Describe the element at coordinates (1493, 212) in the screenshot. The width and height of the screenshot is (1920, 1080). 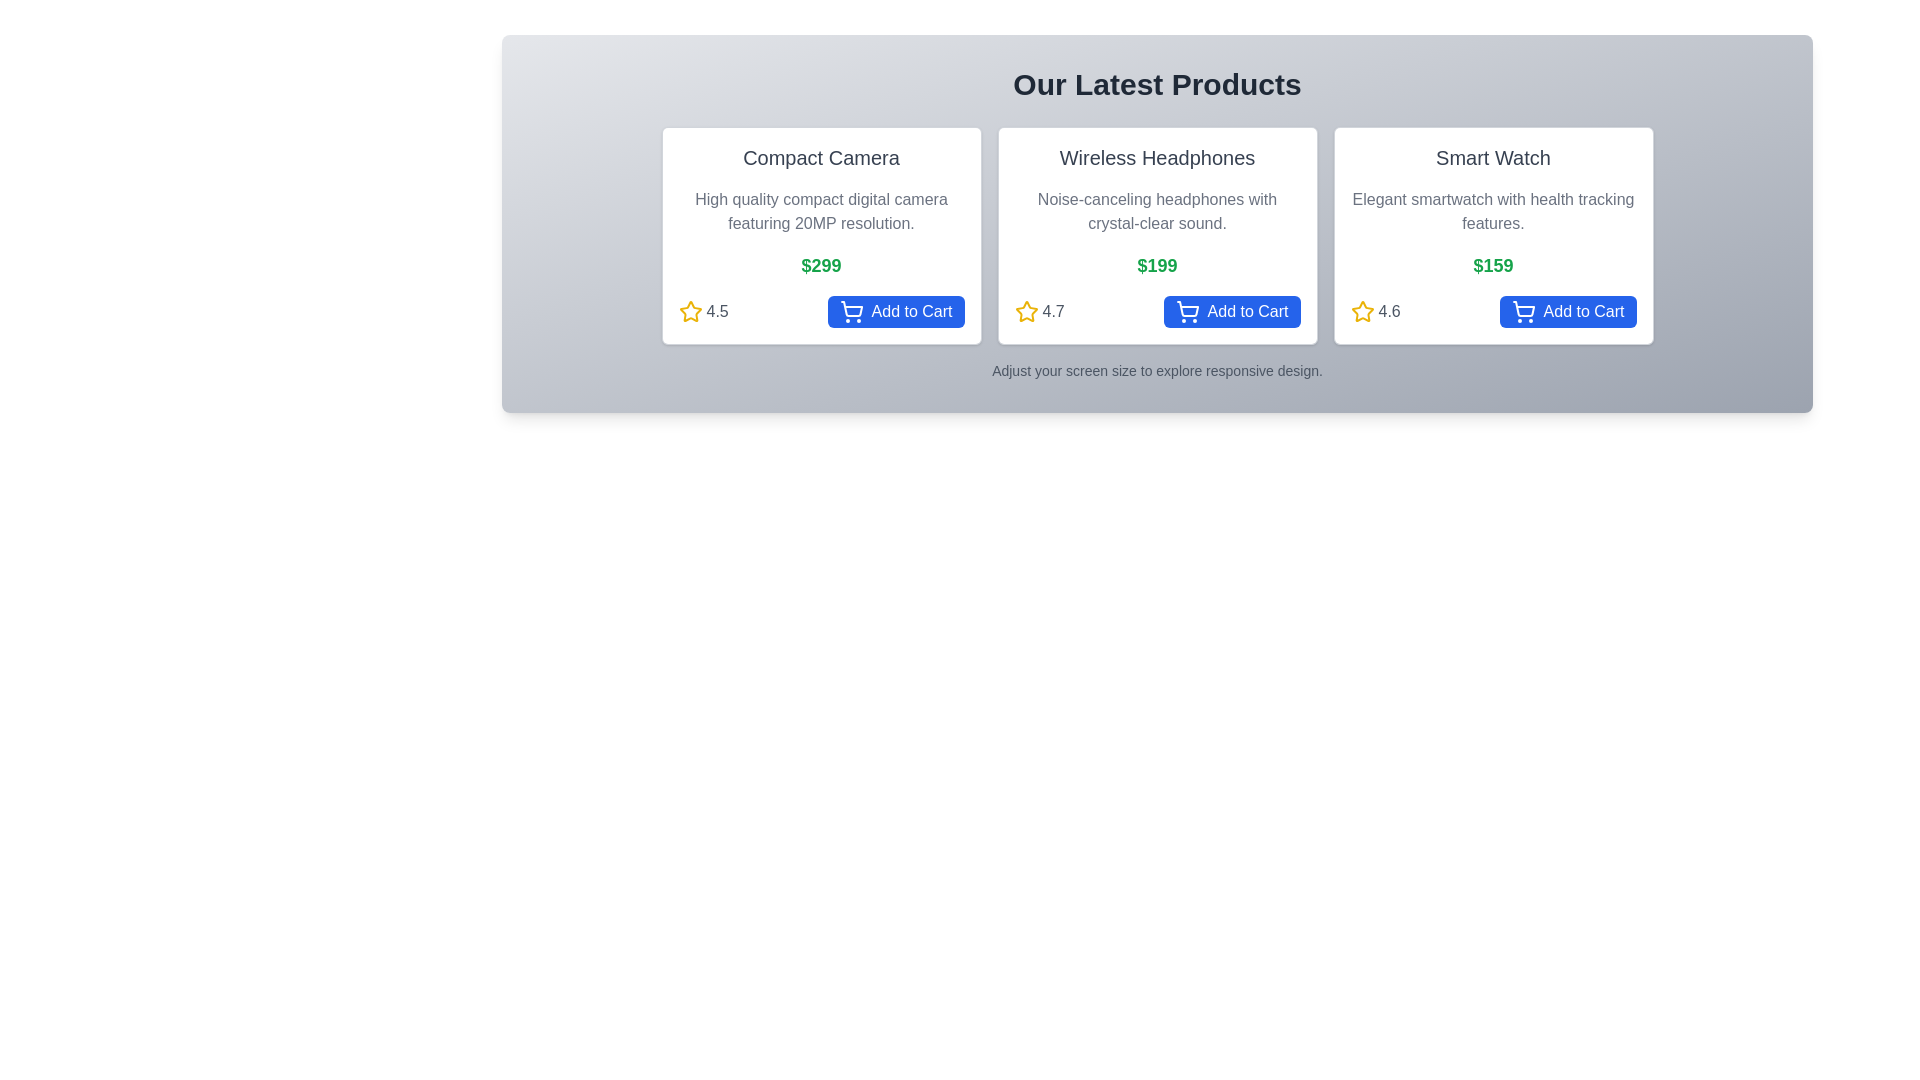
I see `the descriptive text element located beneath the title 'Smart Watch' and above the price and rating section` at that location.